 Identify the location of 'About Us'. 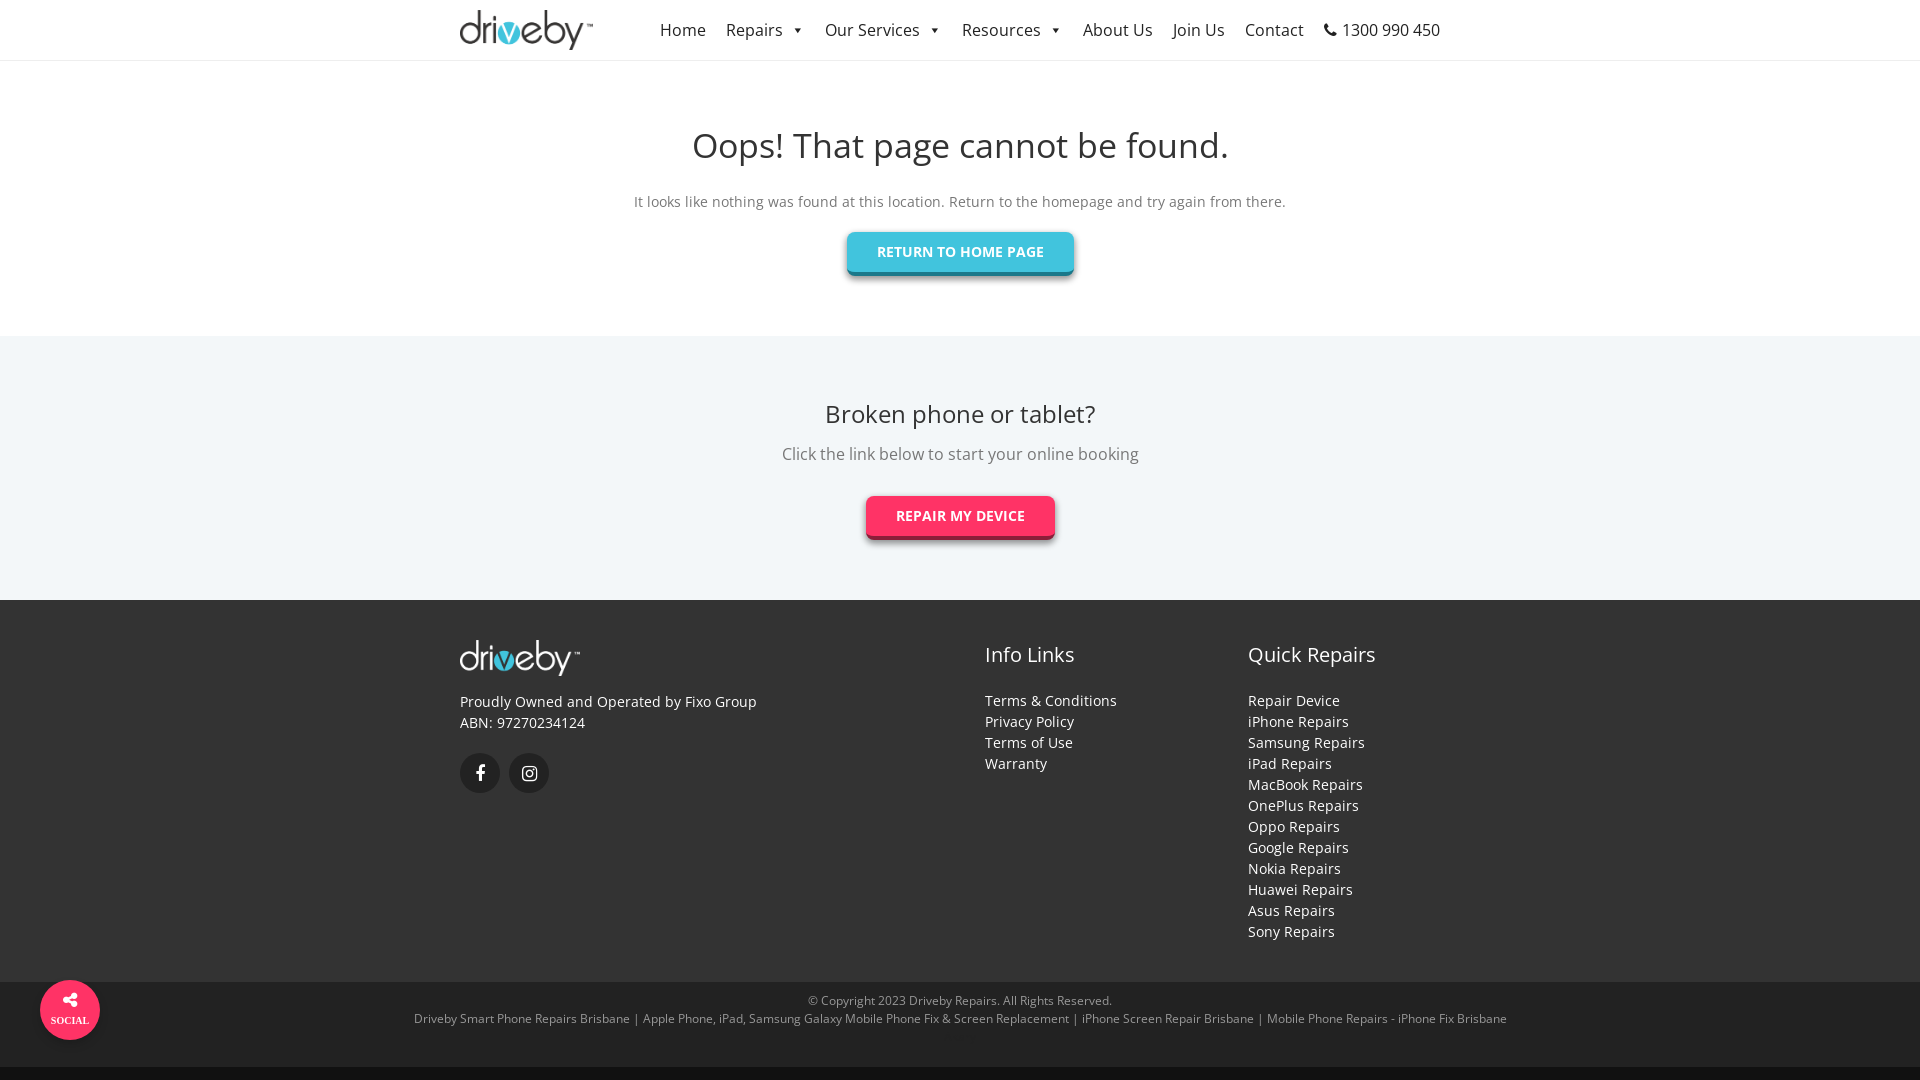
(1072, 30).